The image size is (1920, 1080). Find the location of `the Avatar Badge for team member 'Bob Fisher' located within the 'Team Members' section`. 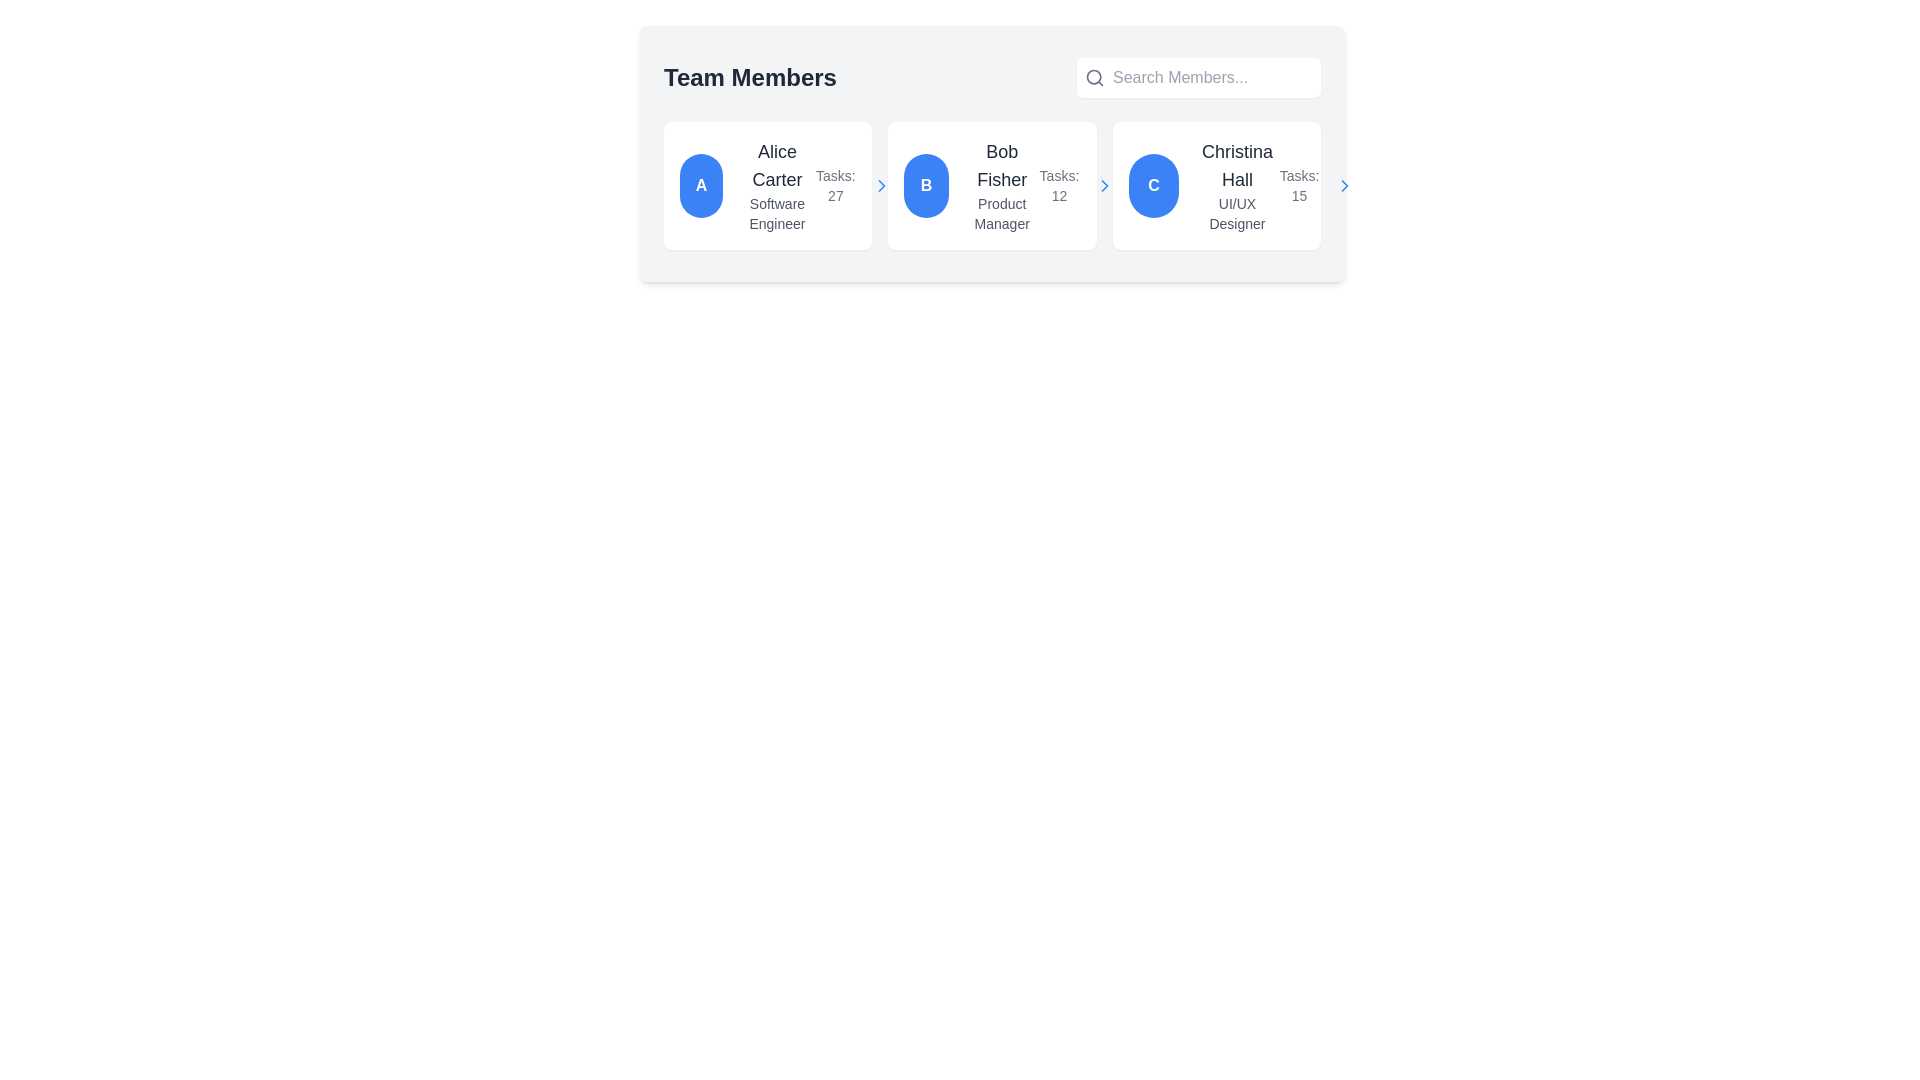

the Avatar Badge for team member 'Bob Fisher' located within the 'Team Members' section is located at coordinates (925, 185).